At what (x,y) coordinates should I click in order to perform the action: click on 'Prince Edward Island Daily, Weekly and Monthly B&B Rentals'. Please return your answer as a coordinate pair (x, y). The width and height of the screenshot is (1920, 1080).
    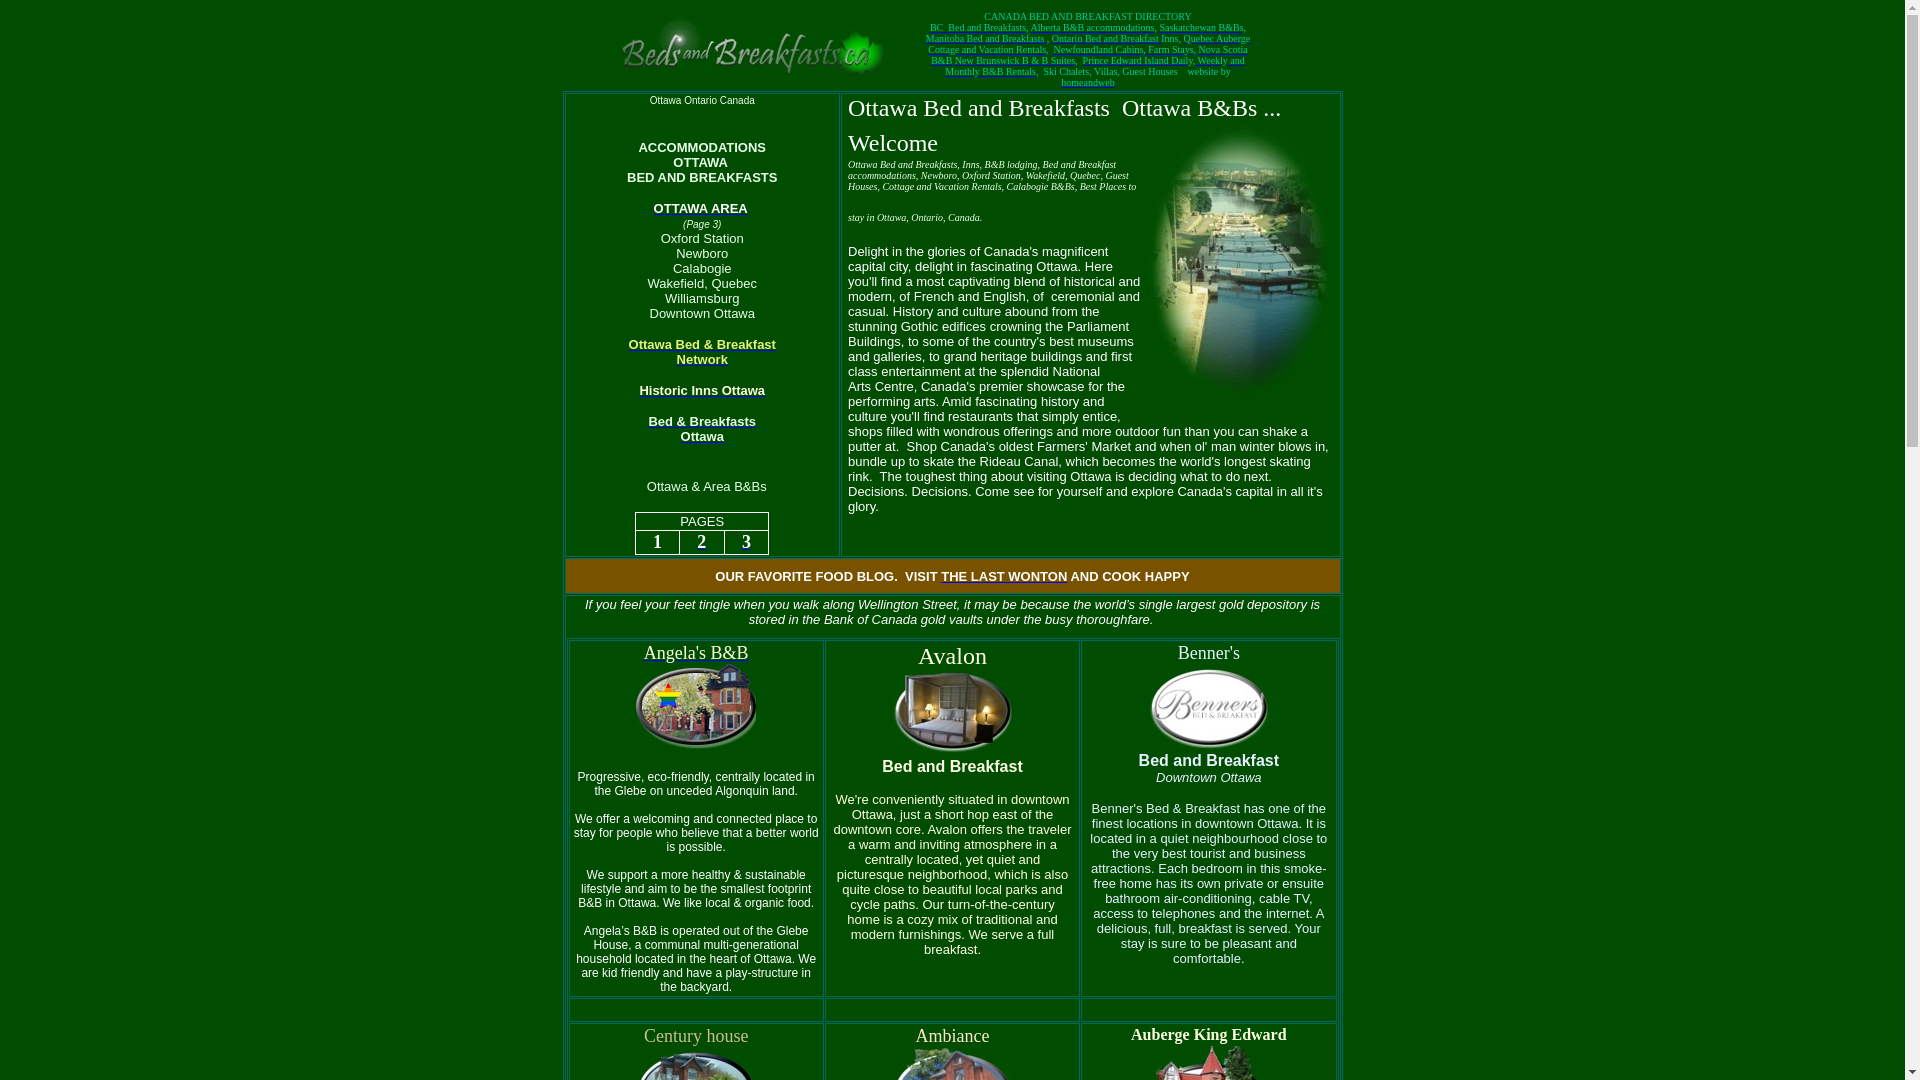
    Looking at the image, I should click on (1093, 63).